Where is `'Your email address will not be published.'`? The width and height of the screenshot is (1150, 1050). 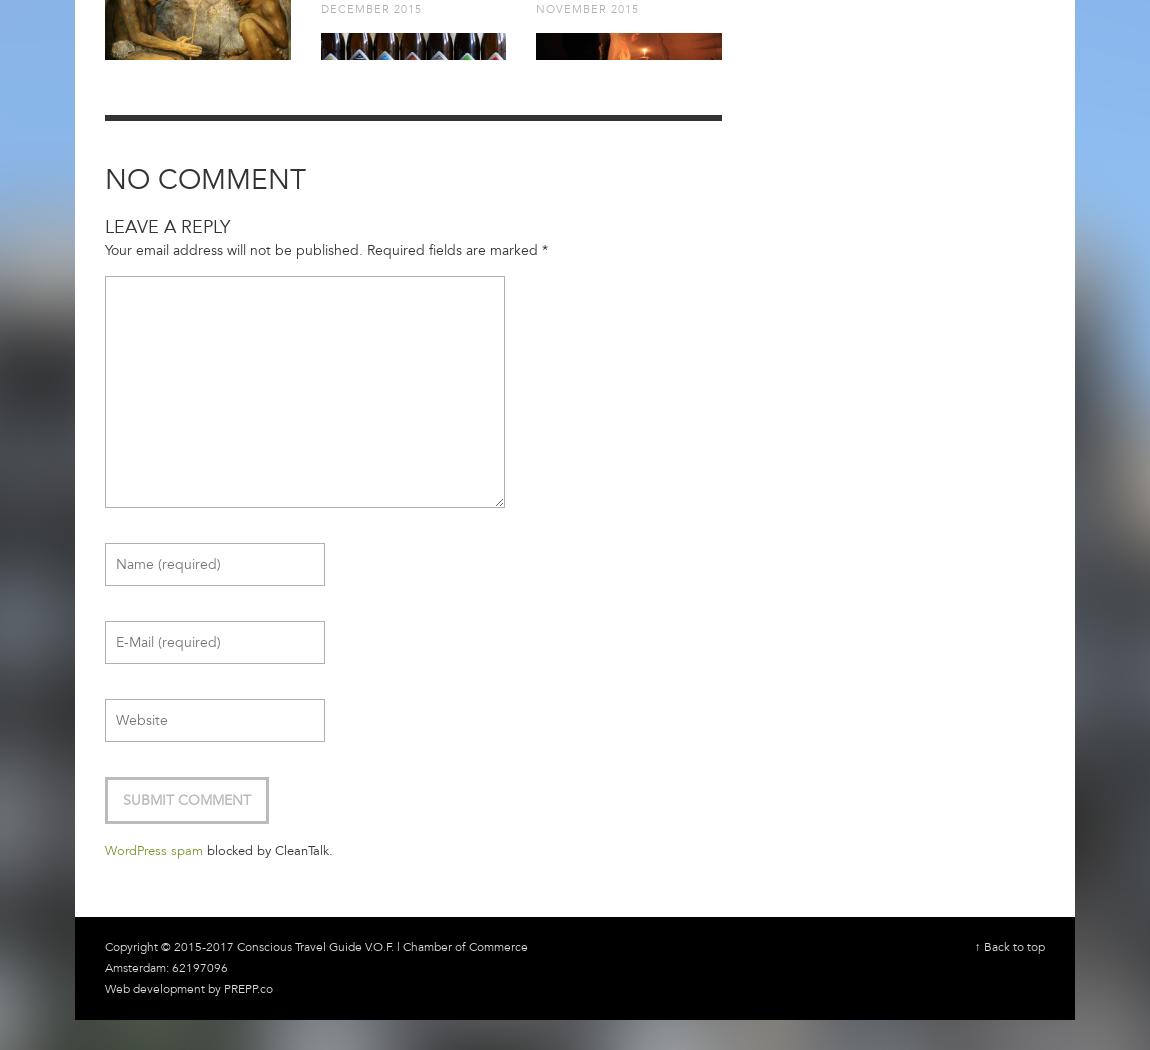
'Your email address will not be published.' is located at coordinates (103, 250).